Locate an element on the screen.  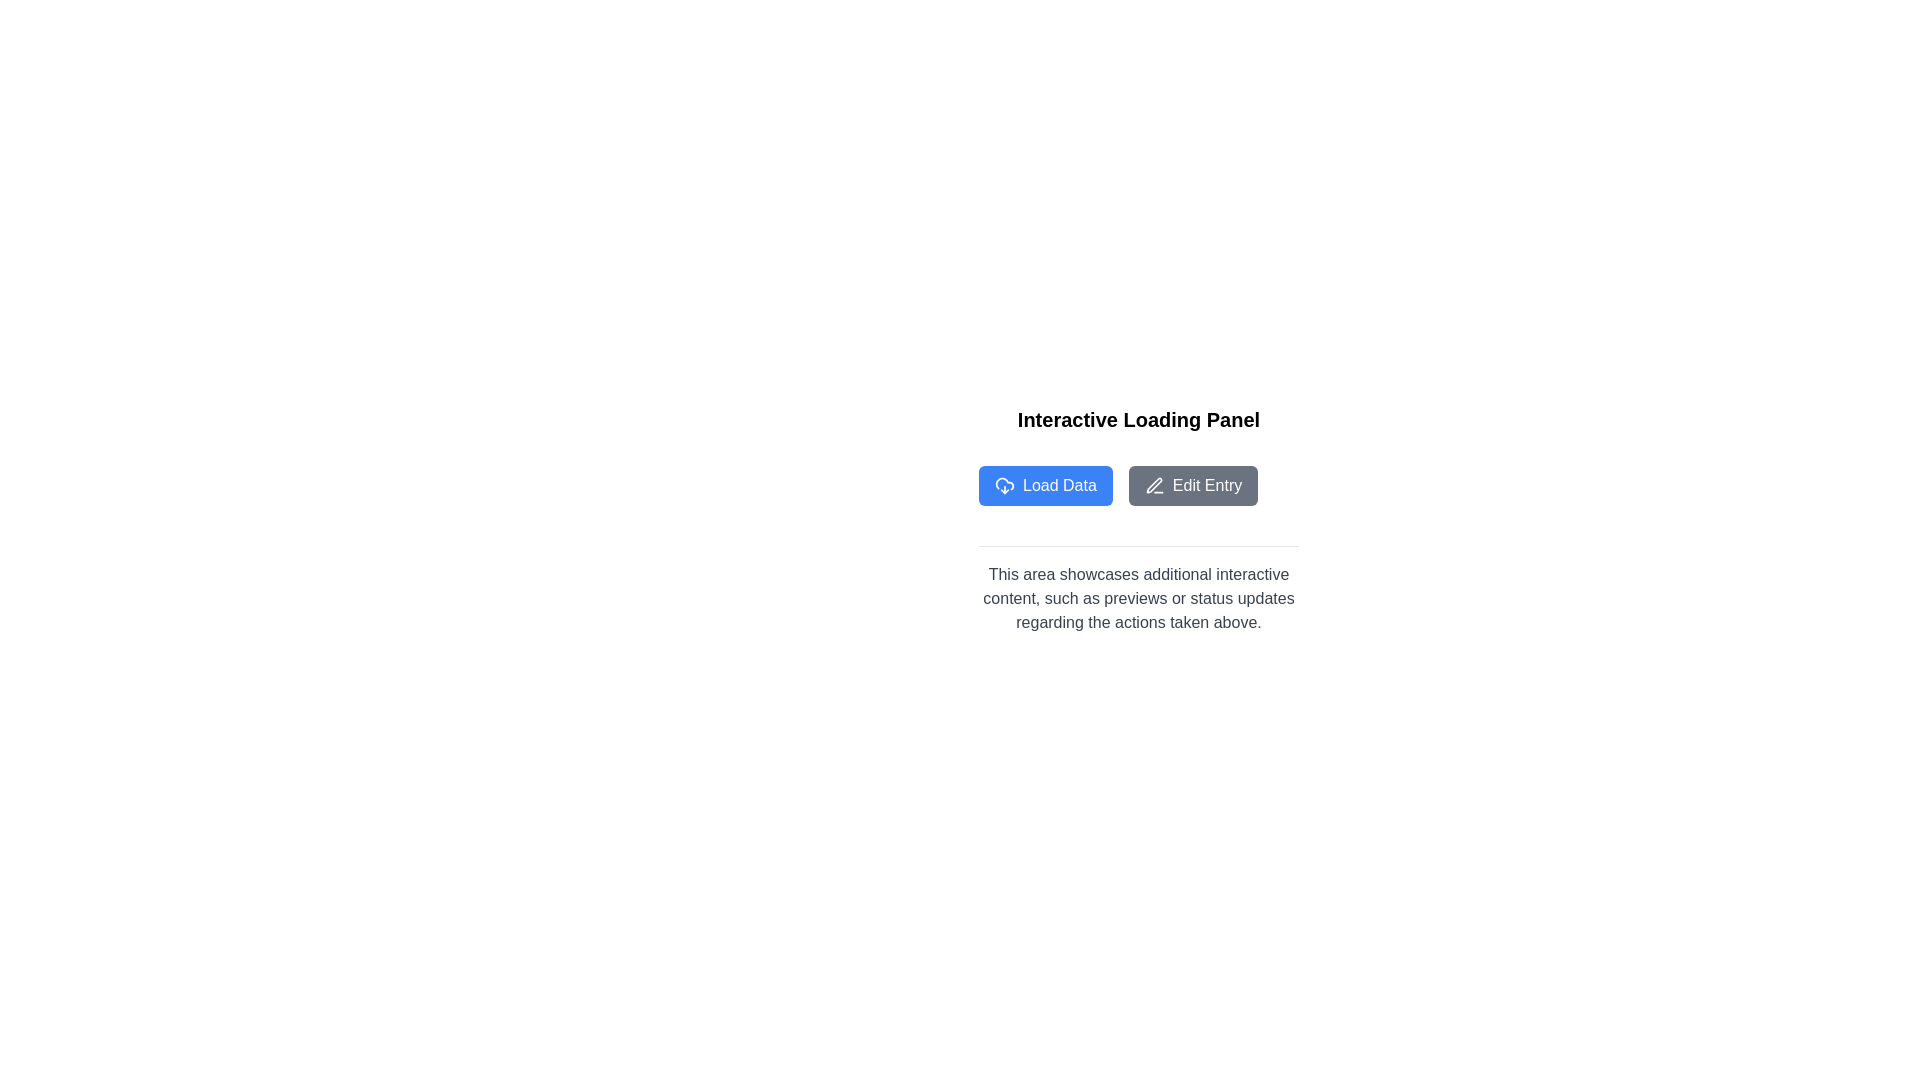
the cloud icon with a downward arrow in the blue button labeled 'Load Data' located in the top-left corner of the interactive panel is located at coordinates (1004, 486).